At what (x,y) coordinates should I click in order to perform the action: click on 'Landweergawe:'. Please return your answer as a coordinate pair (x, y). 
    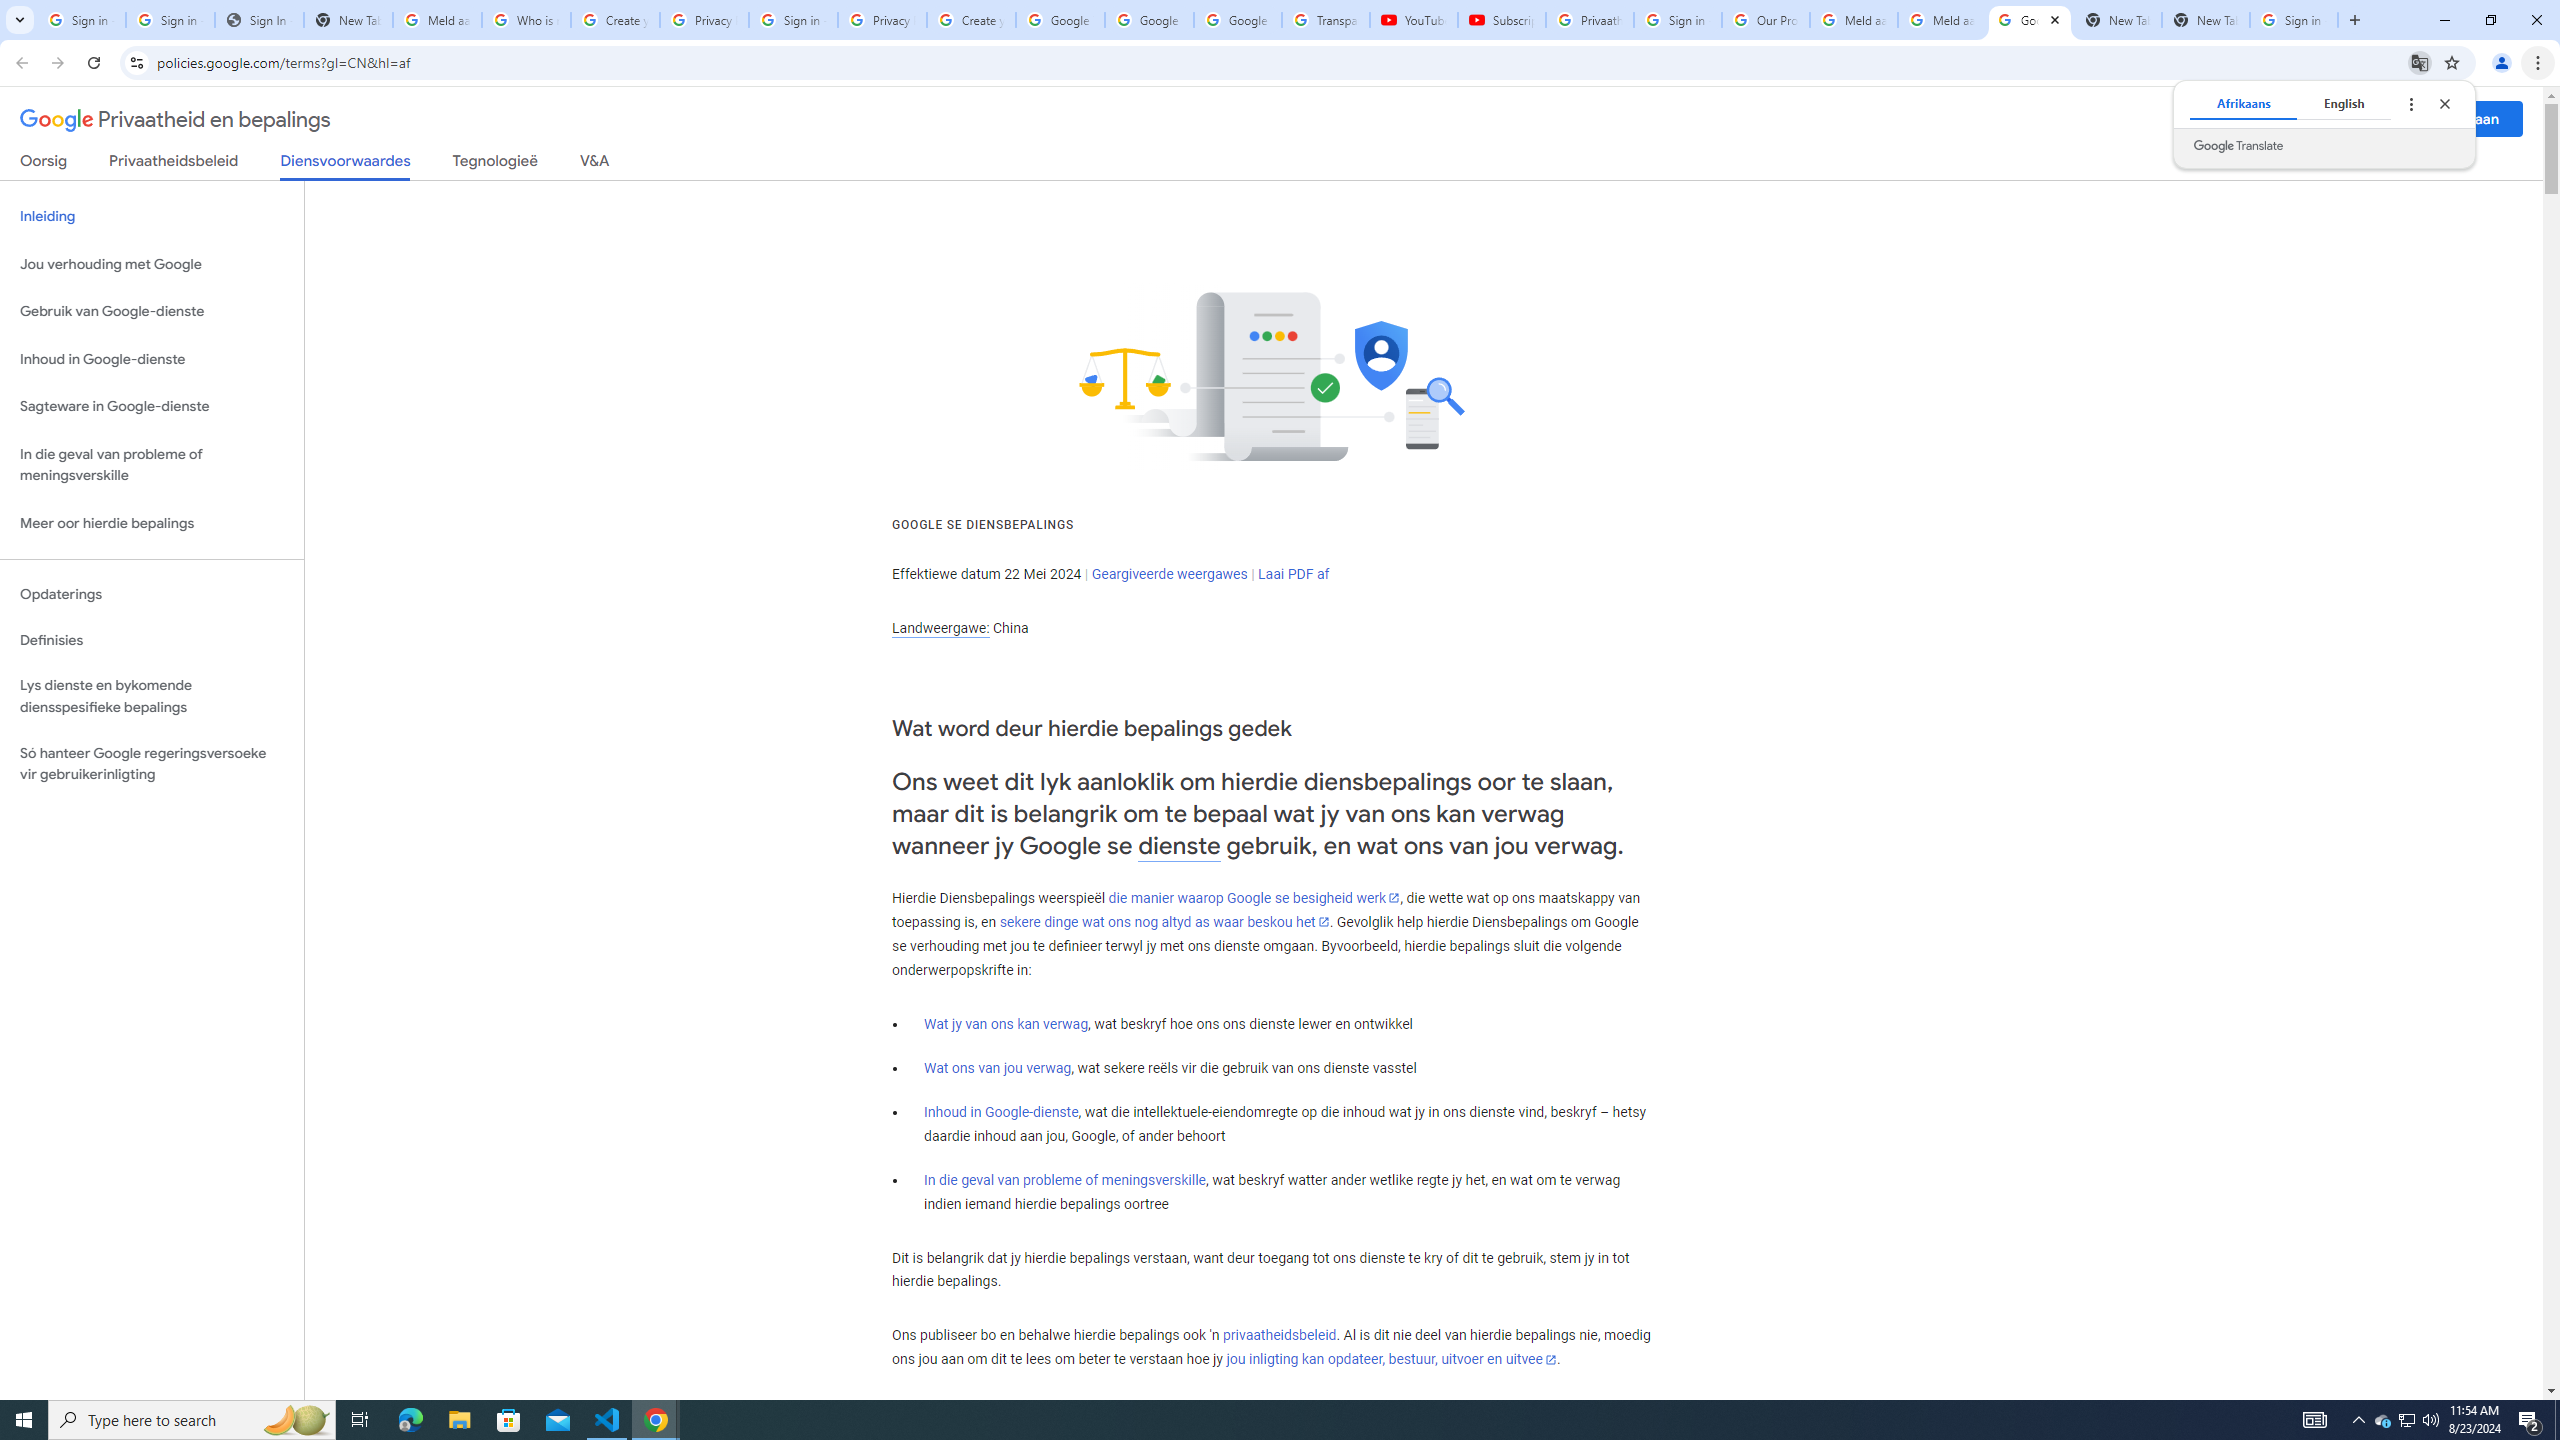
    Looking at the image, I should click on (939, 628).